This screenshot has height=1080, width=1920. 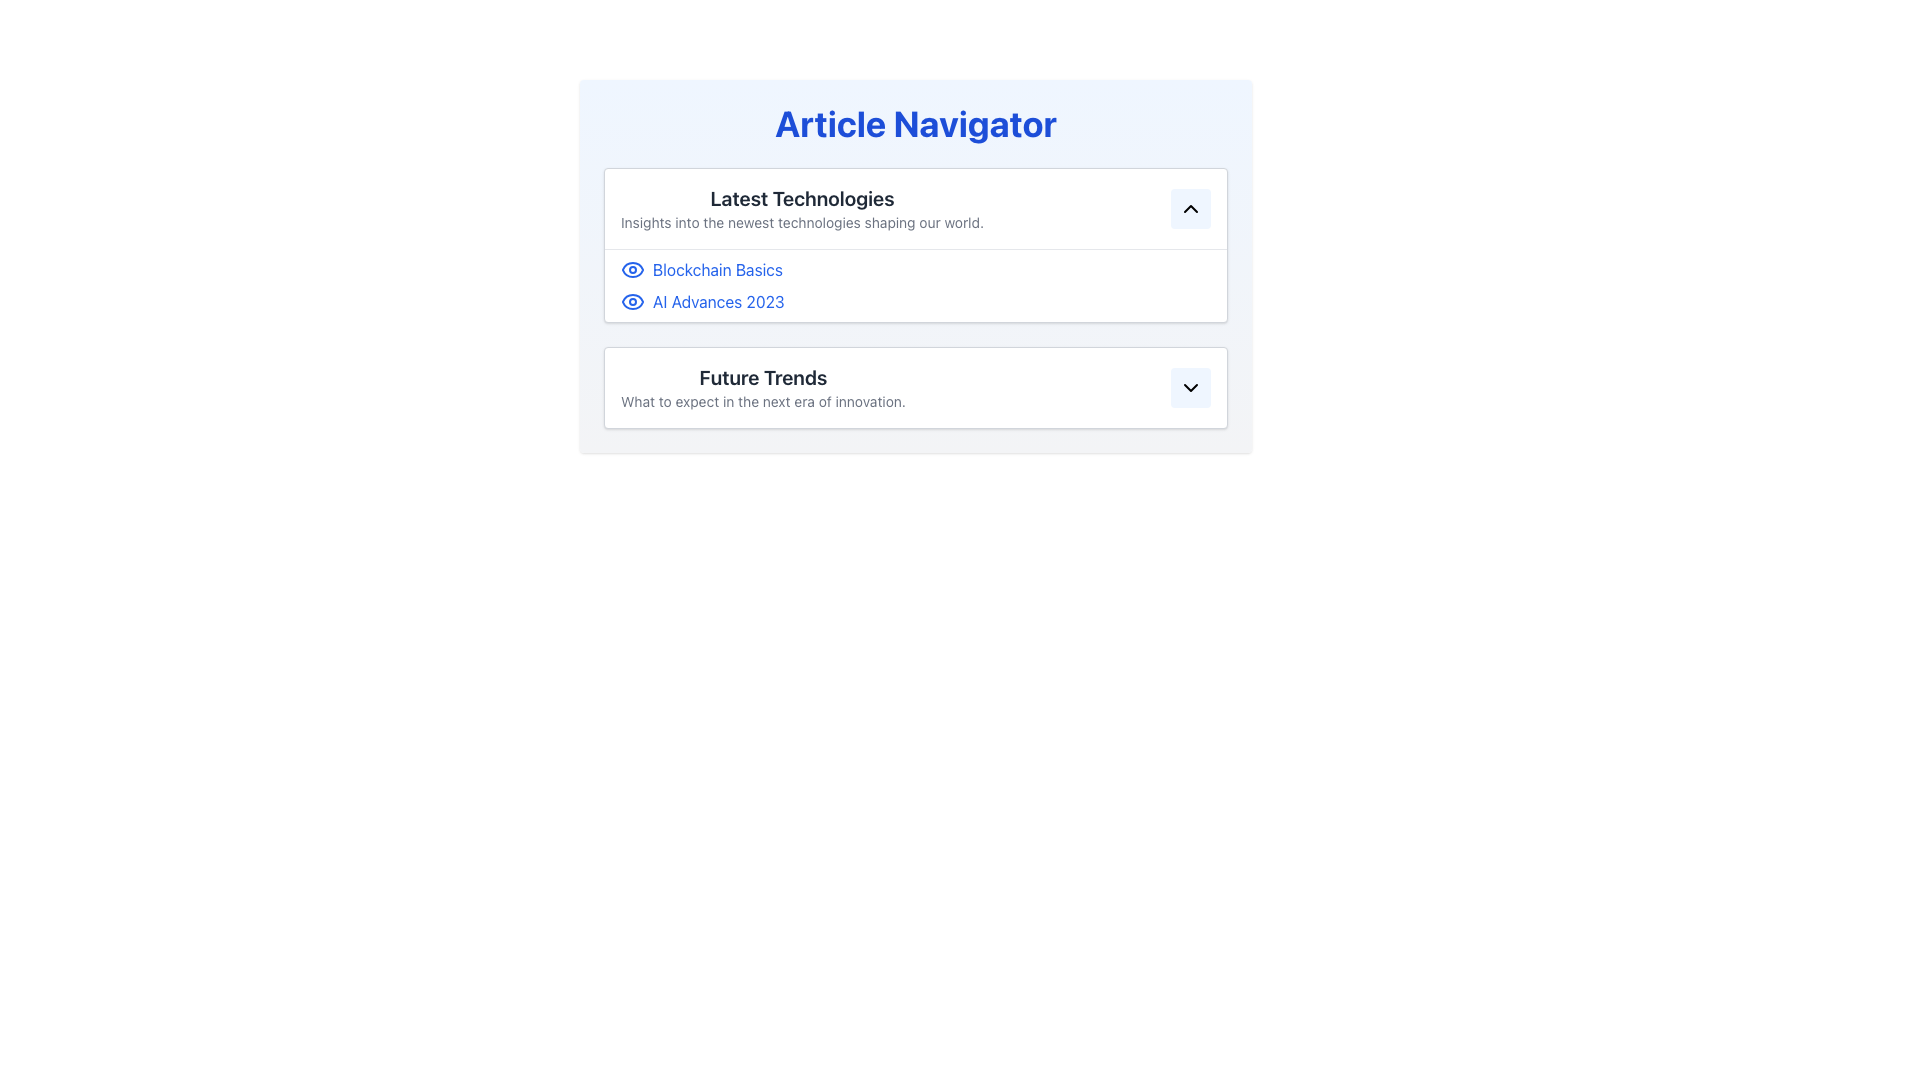 What do you see at coordinates (762, 401) in the screenshot?
I see `description text element located directly below the 'Future Trends' title text, which provides an overview of the section's content` at bounding box center [762, 401].